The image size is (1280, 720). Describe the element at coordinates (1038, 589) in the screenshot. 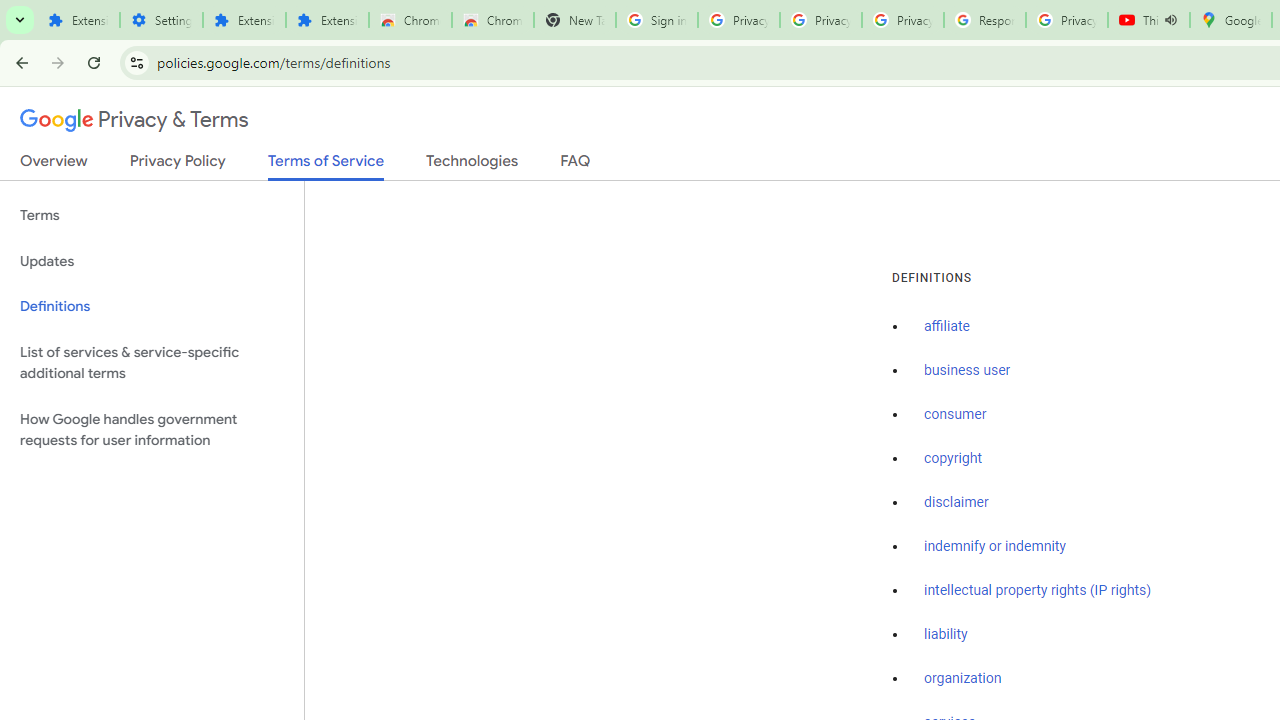

I see `'intellectual property rights (IP rights)'` at that location.